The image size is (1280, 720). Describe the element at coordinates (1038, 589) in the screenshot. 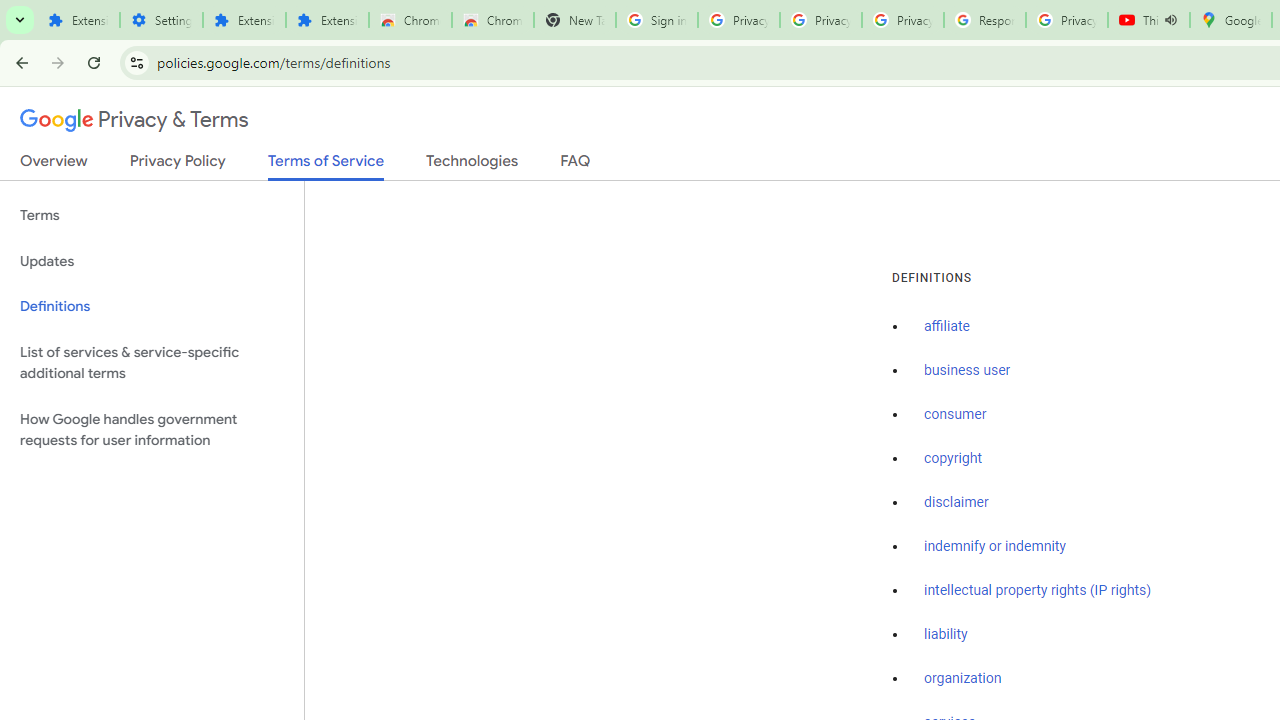

I see `'intellectual property rights (IP rights)'` at that location.